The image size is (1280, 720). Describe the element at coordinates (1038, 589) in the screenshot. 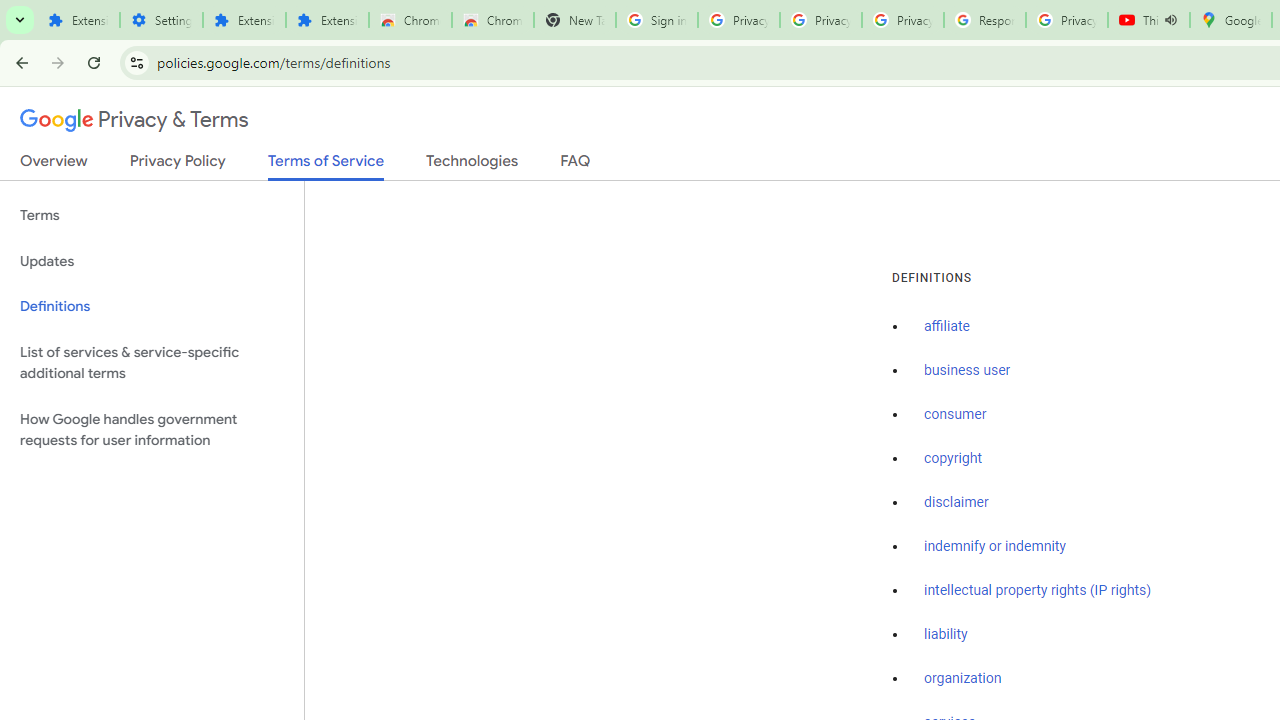

I see `'intellectual property rights (IP rights)'` at that location.